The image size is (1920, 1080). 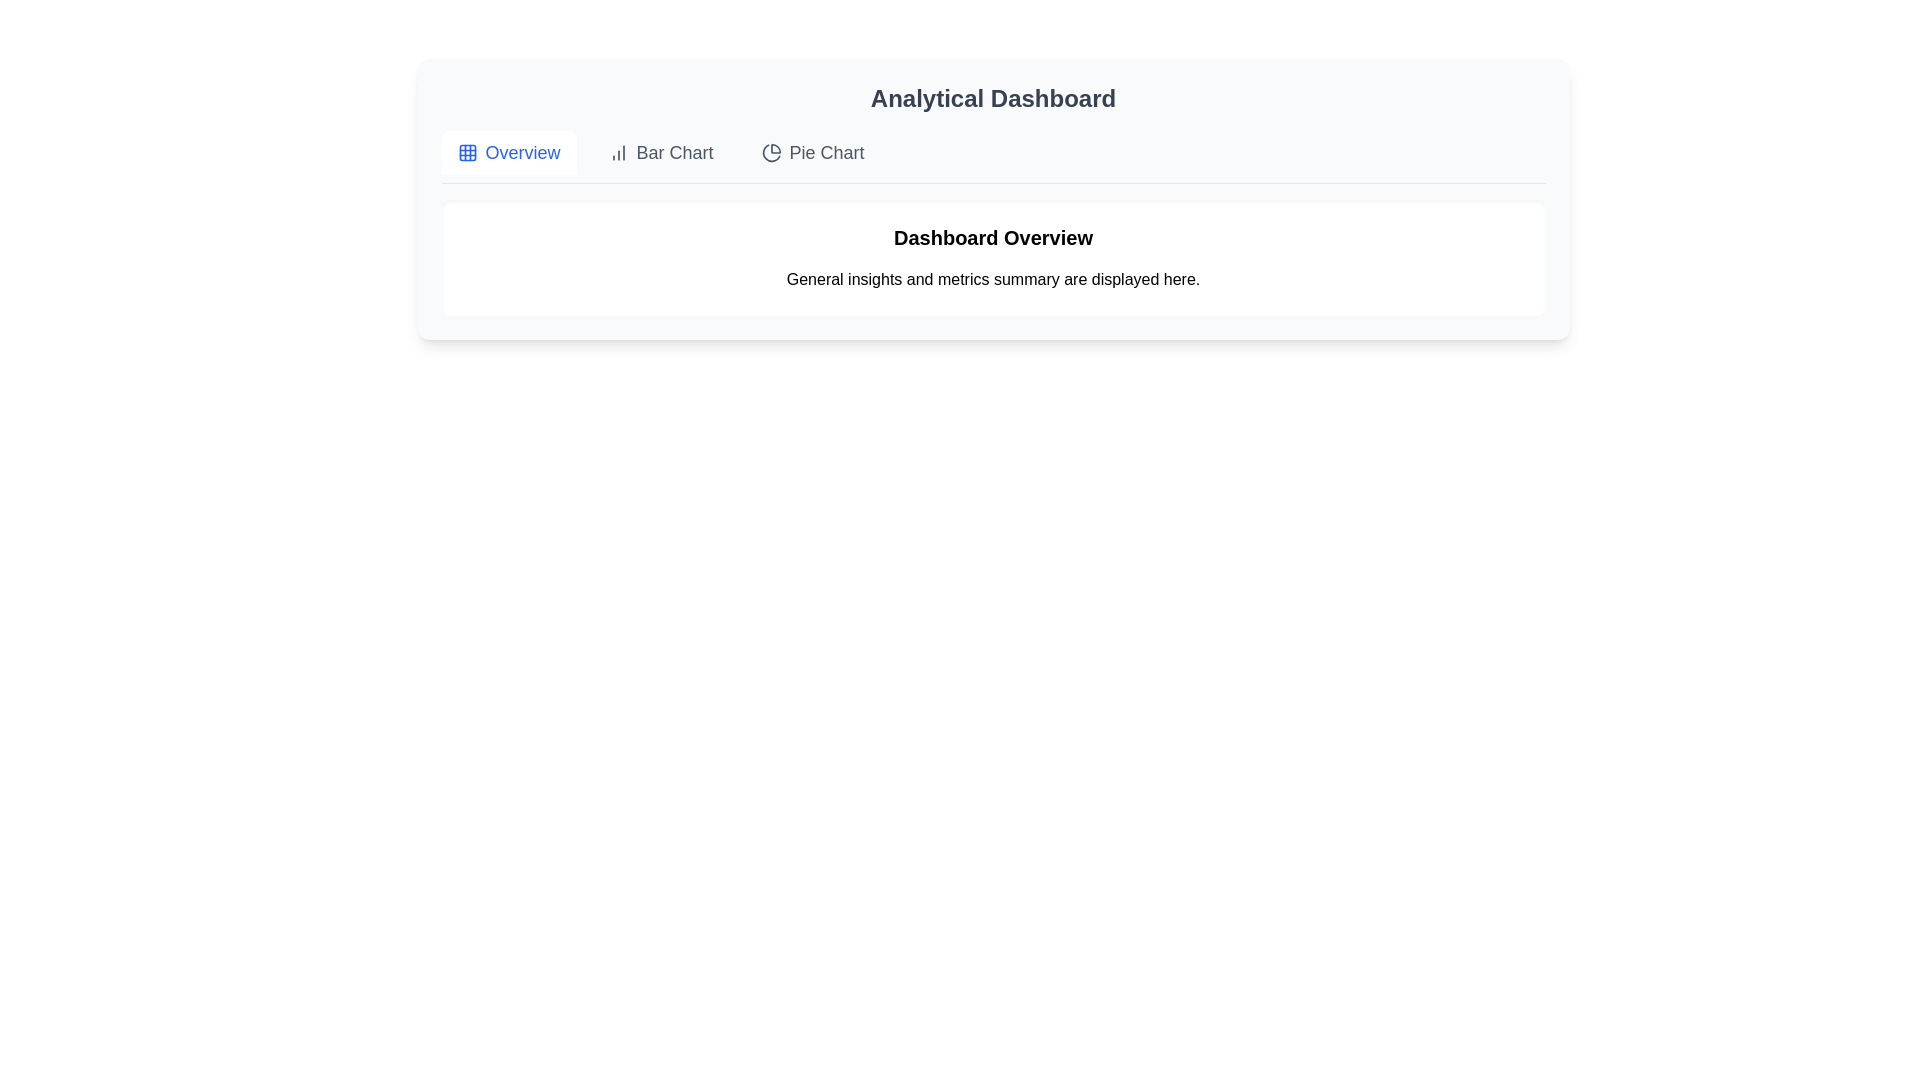 I want to click on contextual information from the Text label located below the 'Dashboard Overview' title, which summarizes insights and metrics on the dashboard, so click(x=993, y=280).